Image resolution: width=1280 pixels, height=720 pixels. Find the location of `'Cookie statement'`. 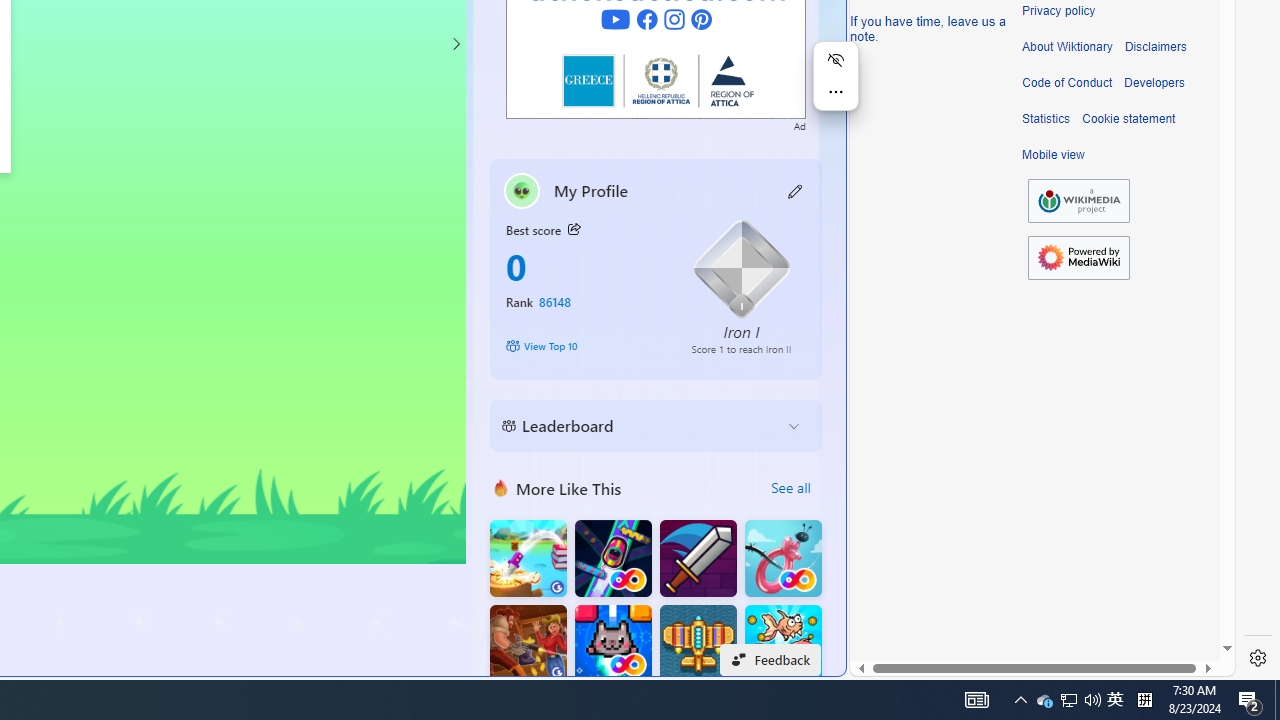

'Cookie statement' is located at coordinates (1128, 119).